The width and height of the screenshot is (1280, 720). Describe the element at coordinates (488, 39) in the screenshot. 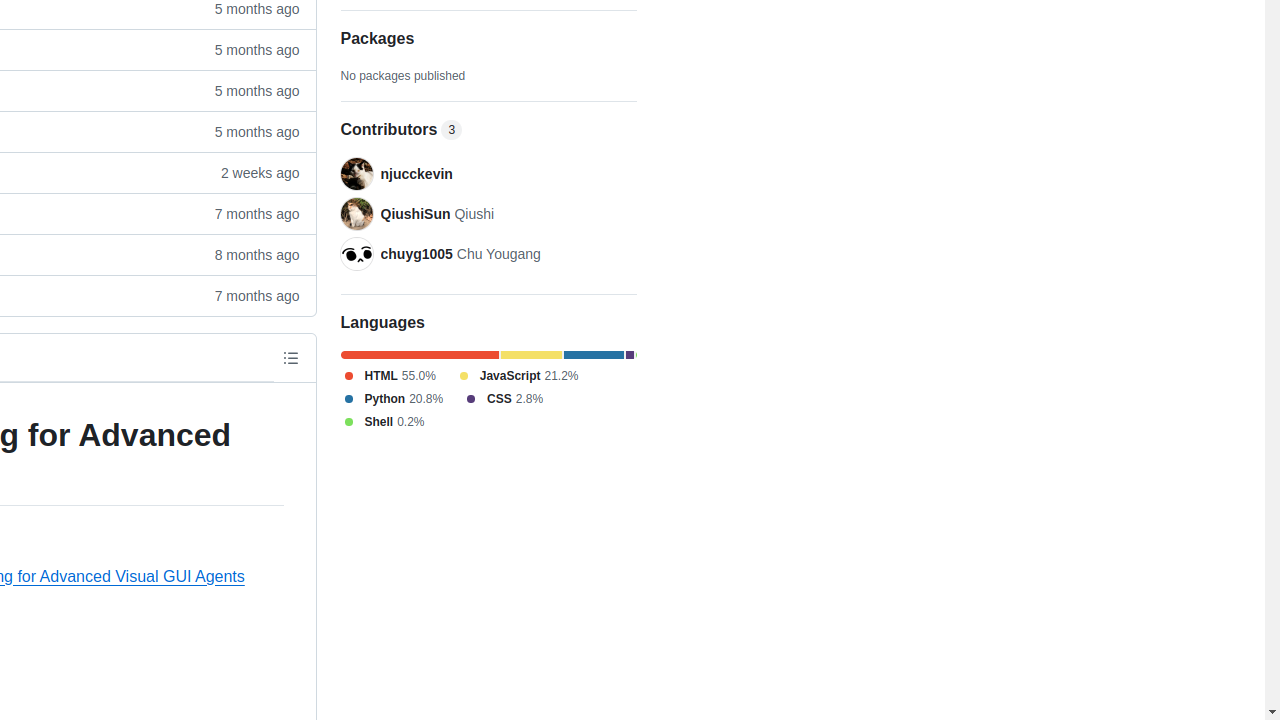

I see `'Packages'` at that location.